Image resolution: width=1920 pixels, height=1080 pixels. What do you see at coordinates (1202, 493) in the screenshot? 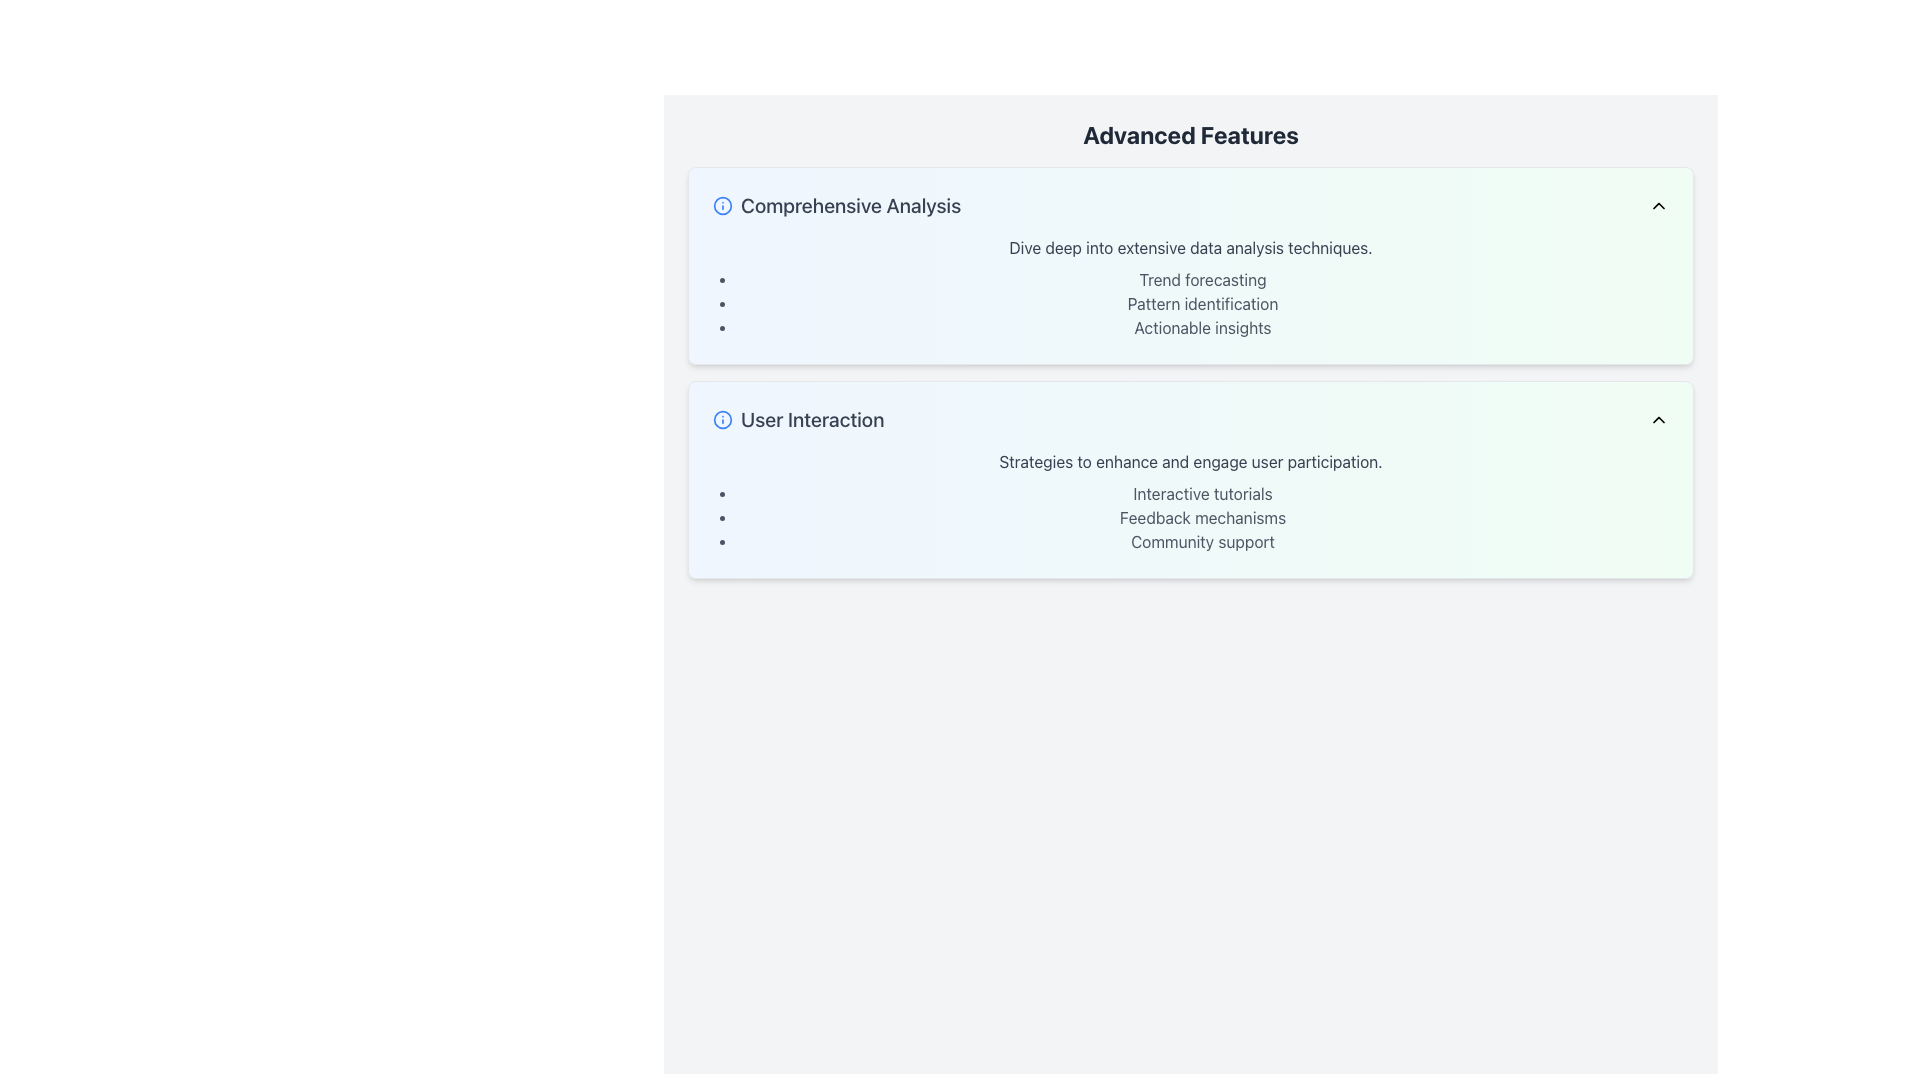
I see `the text label displaying 'Interactive tutorials', which is the first entry in the bulleted list under the 'User Interaction' section` at bounding box center [1202, 493].